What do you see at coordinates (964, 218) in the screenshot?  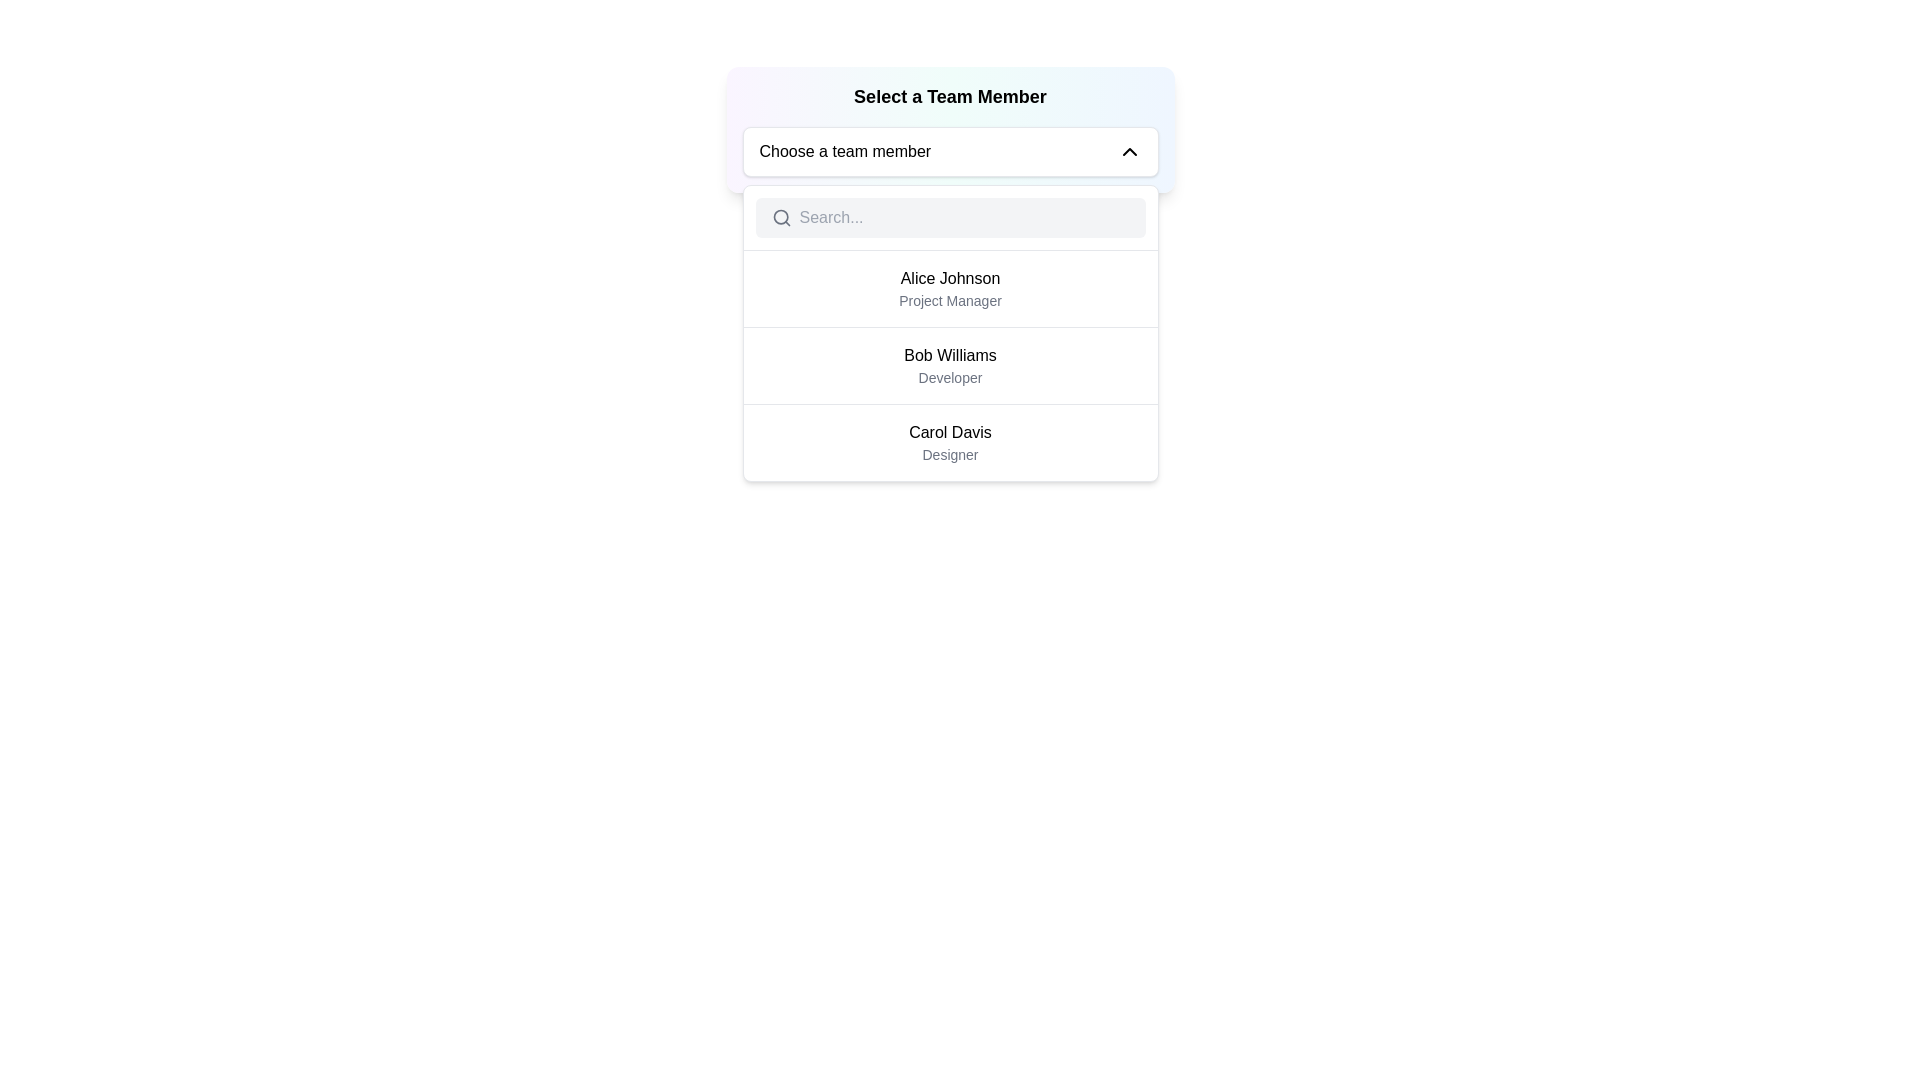 I see `the search input field located under the 'Select a Team Member' section to place the cursor for typing a query` at bounding box center [964, 218].